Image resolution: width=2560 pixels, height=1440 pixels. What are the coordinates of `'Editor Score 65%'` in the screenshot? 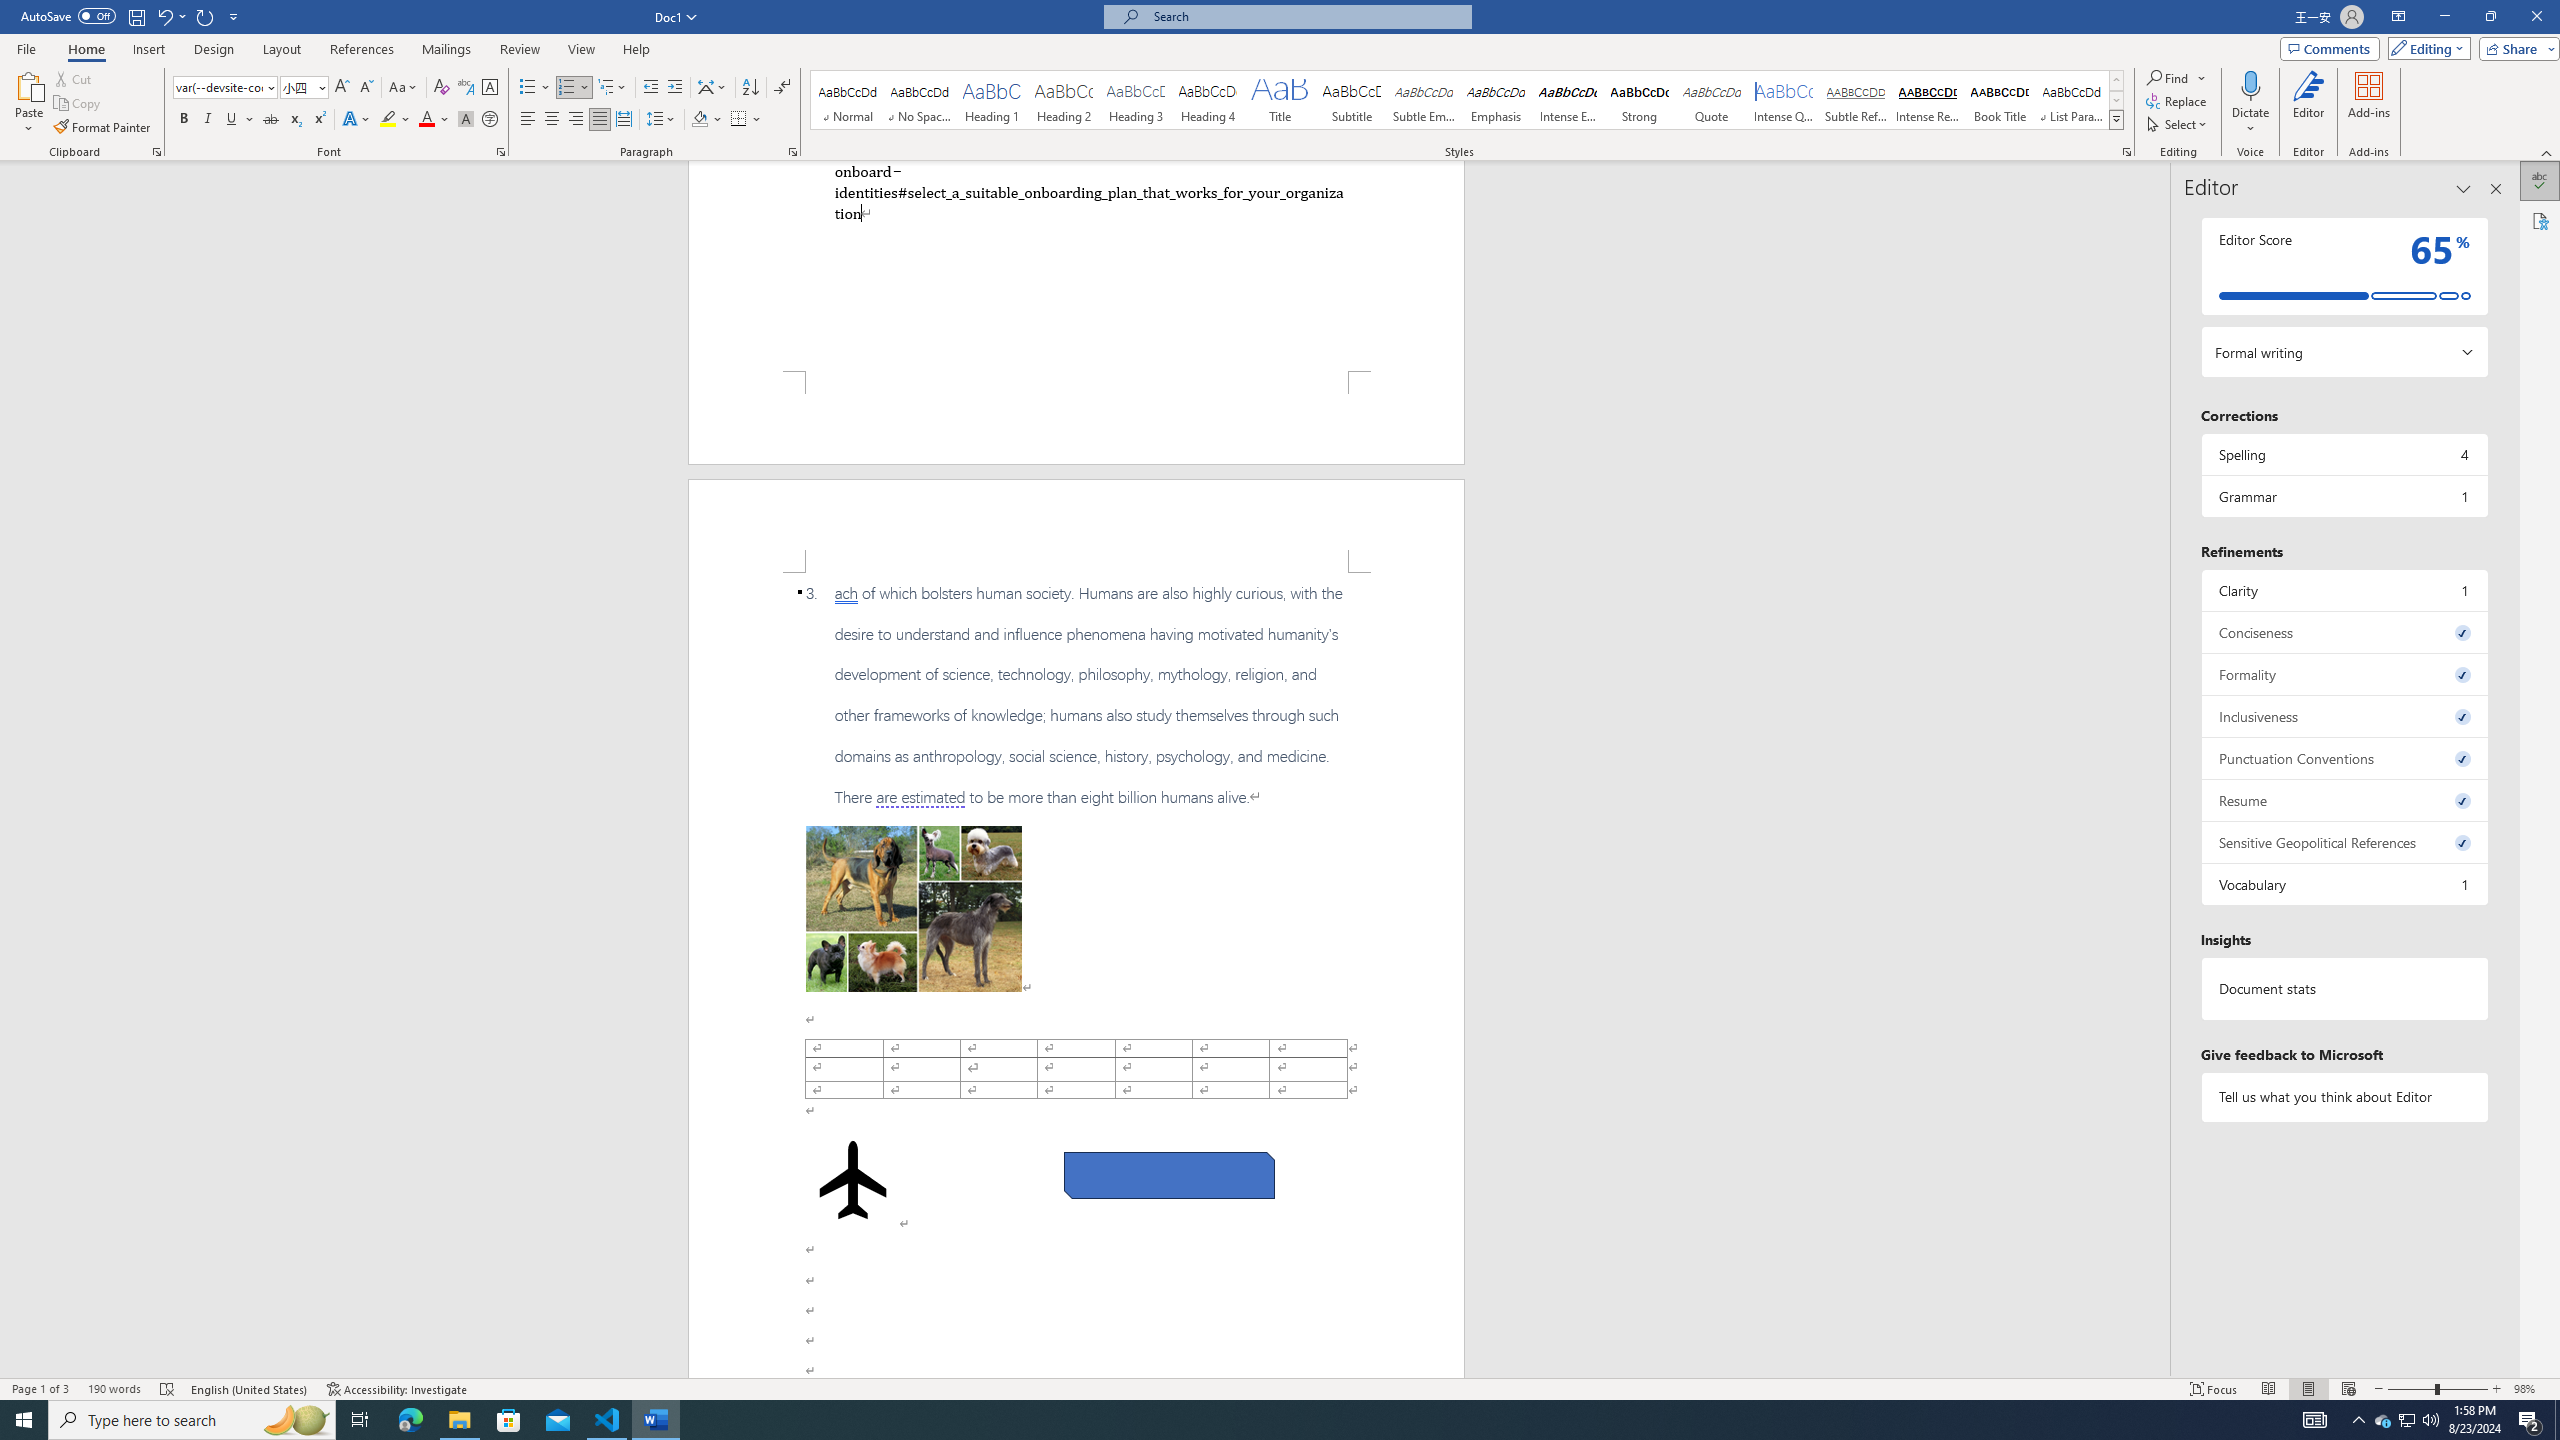 It's located at (2343, 265).